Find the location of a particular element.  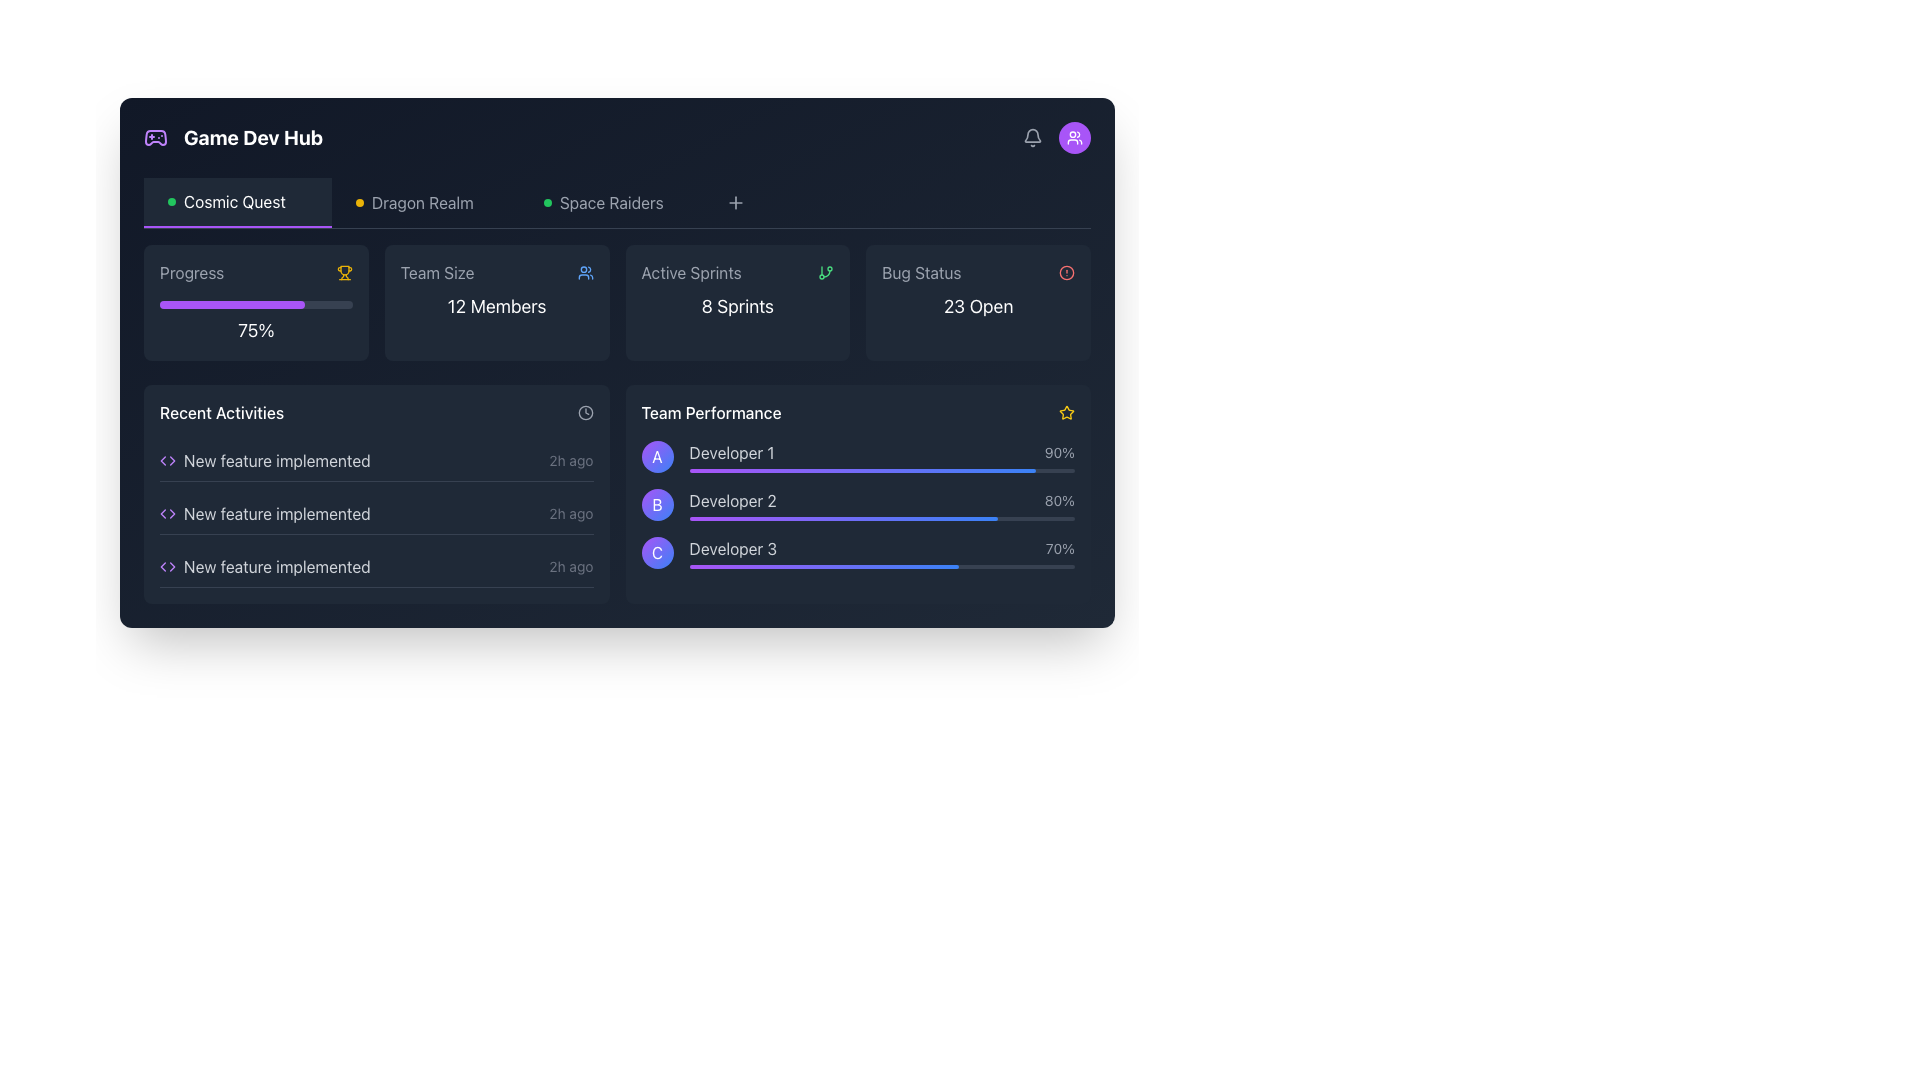

the text label displaying the time elapsed since the associated activity occurred, located in the bottom-right corner of the 'Recent Activities' section is located at coordinates (570, 461).